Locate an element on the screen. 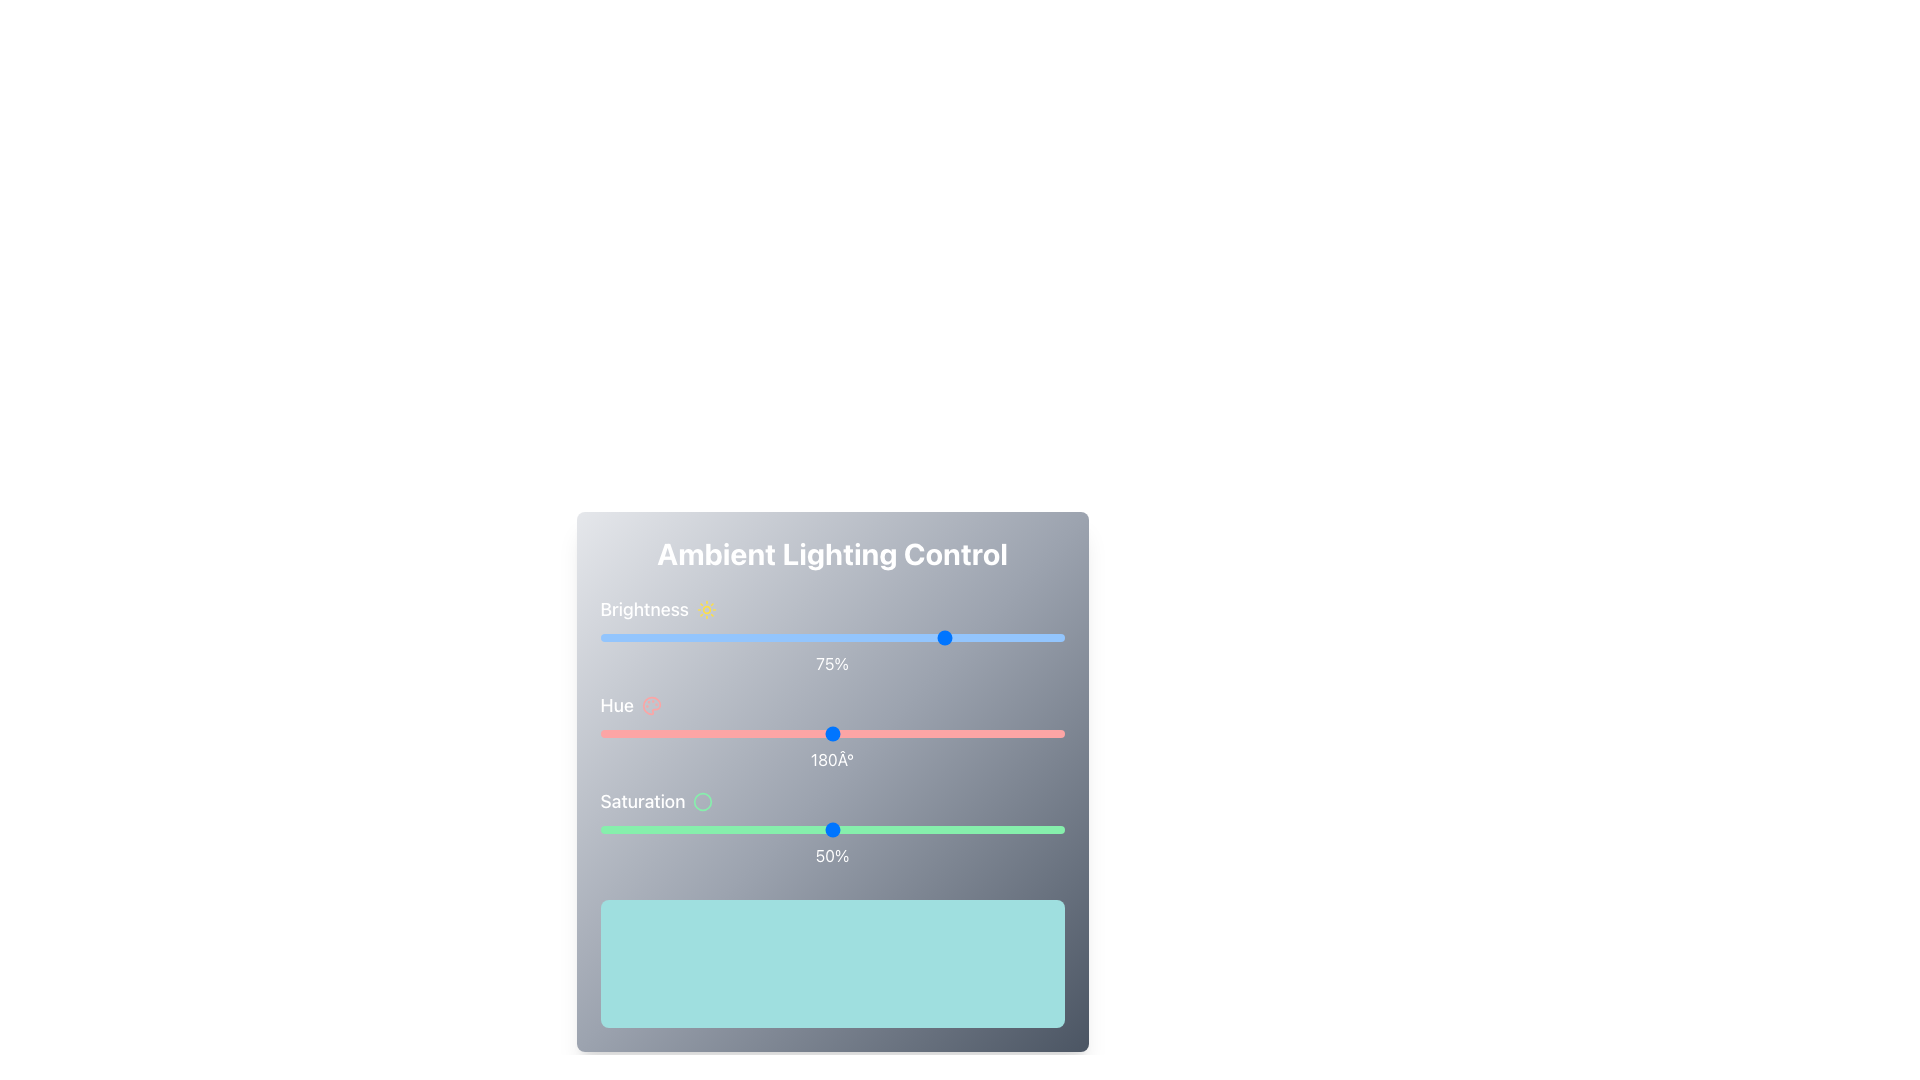  saturation is located at coordinates (752, 829).